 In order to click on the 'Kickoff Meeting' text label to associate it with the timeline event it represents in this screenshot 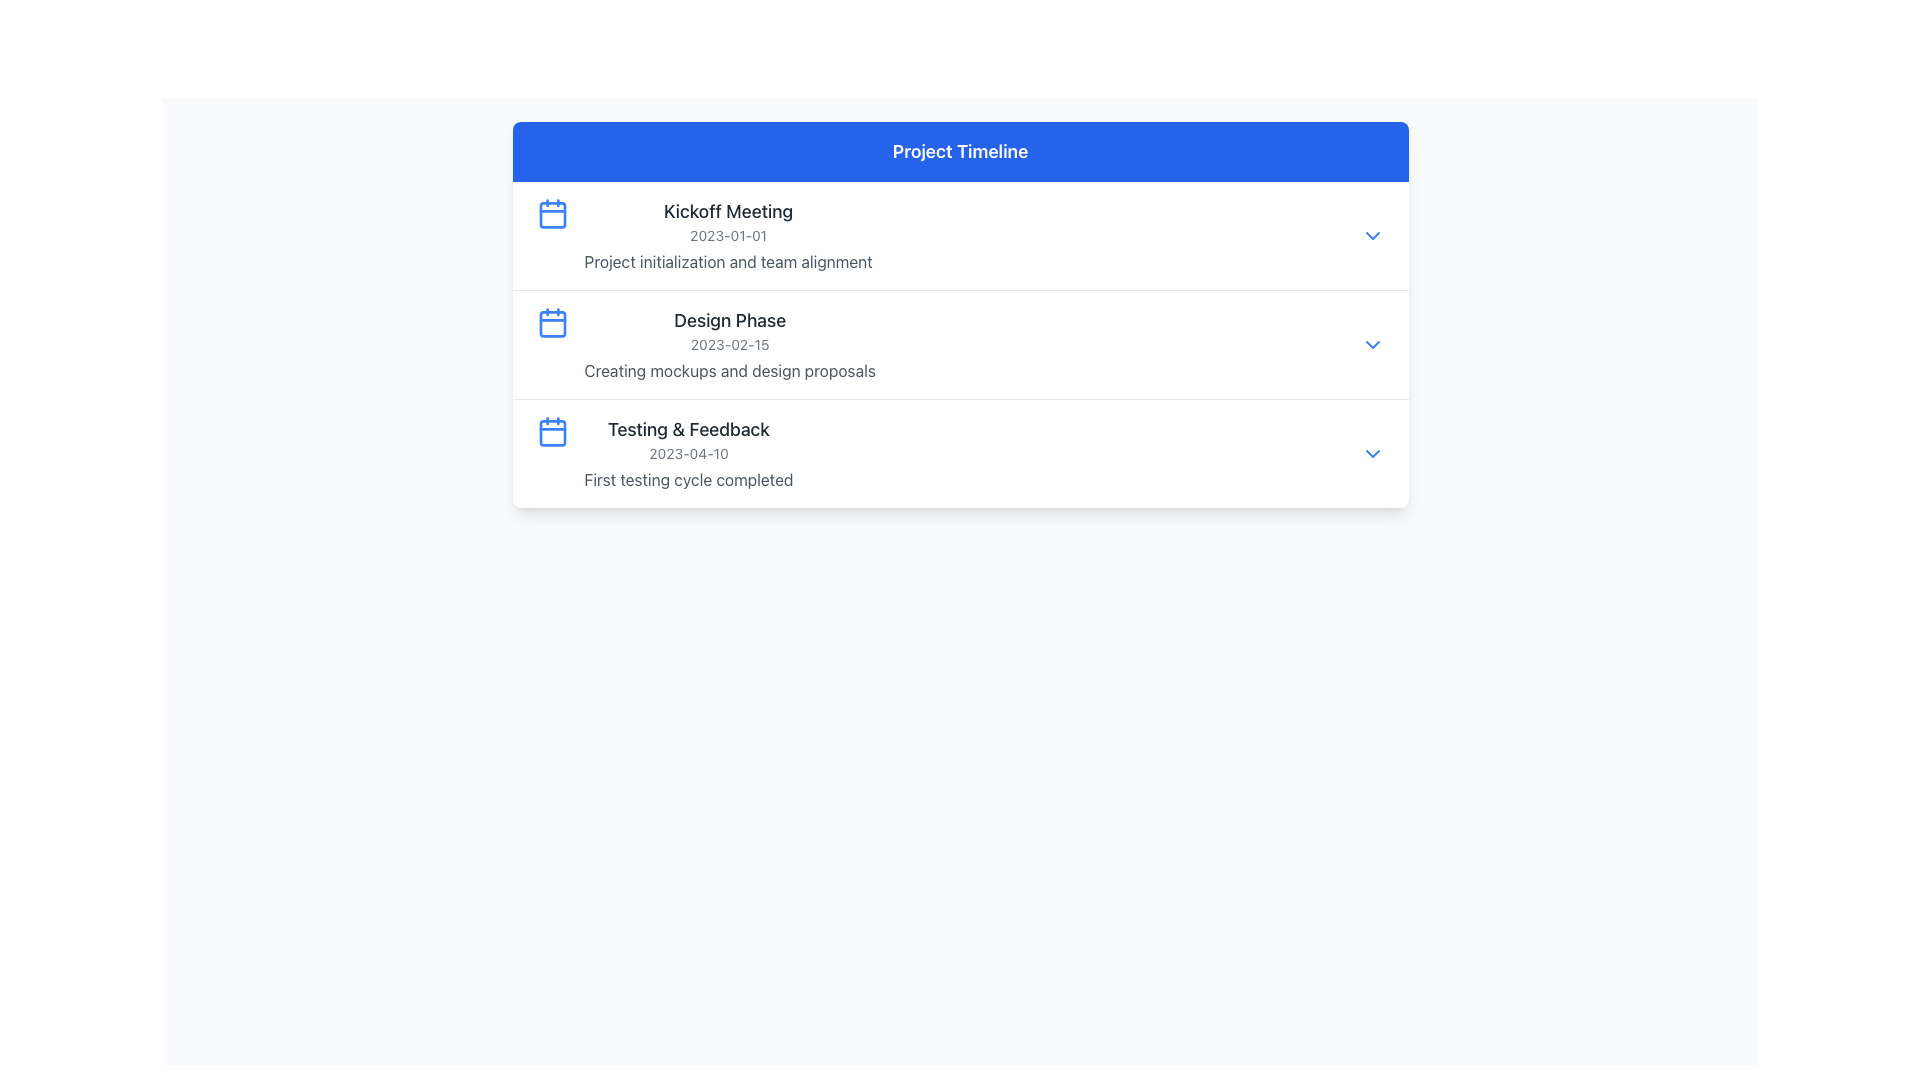, I will do `click(727, 212)`.